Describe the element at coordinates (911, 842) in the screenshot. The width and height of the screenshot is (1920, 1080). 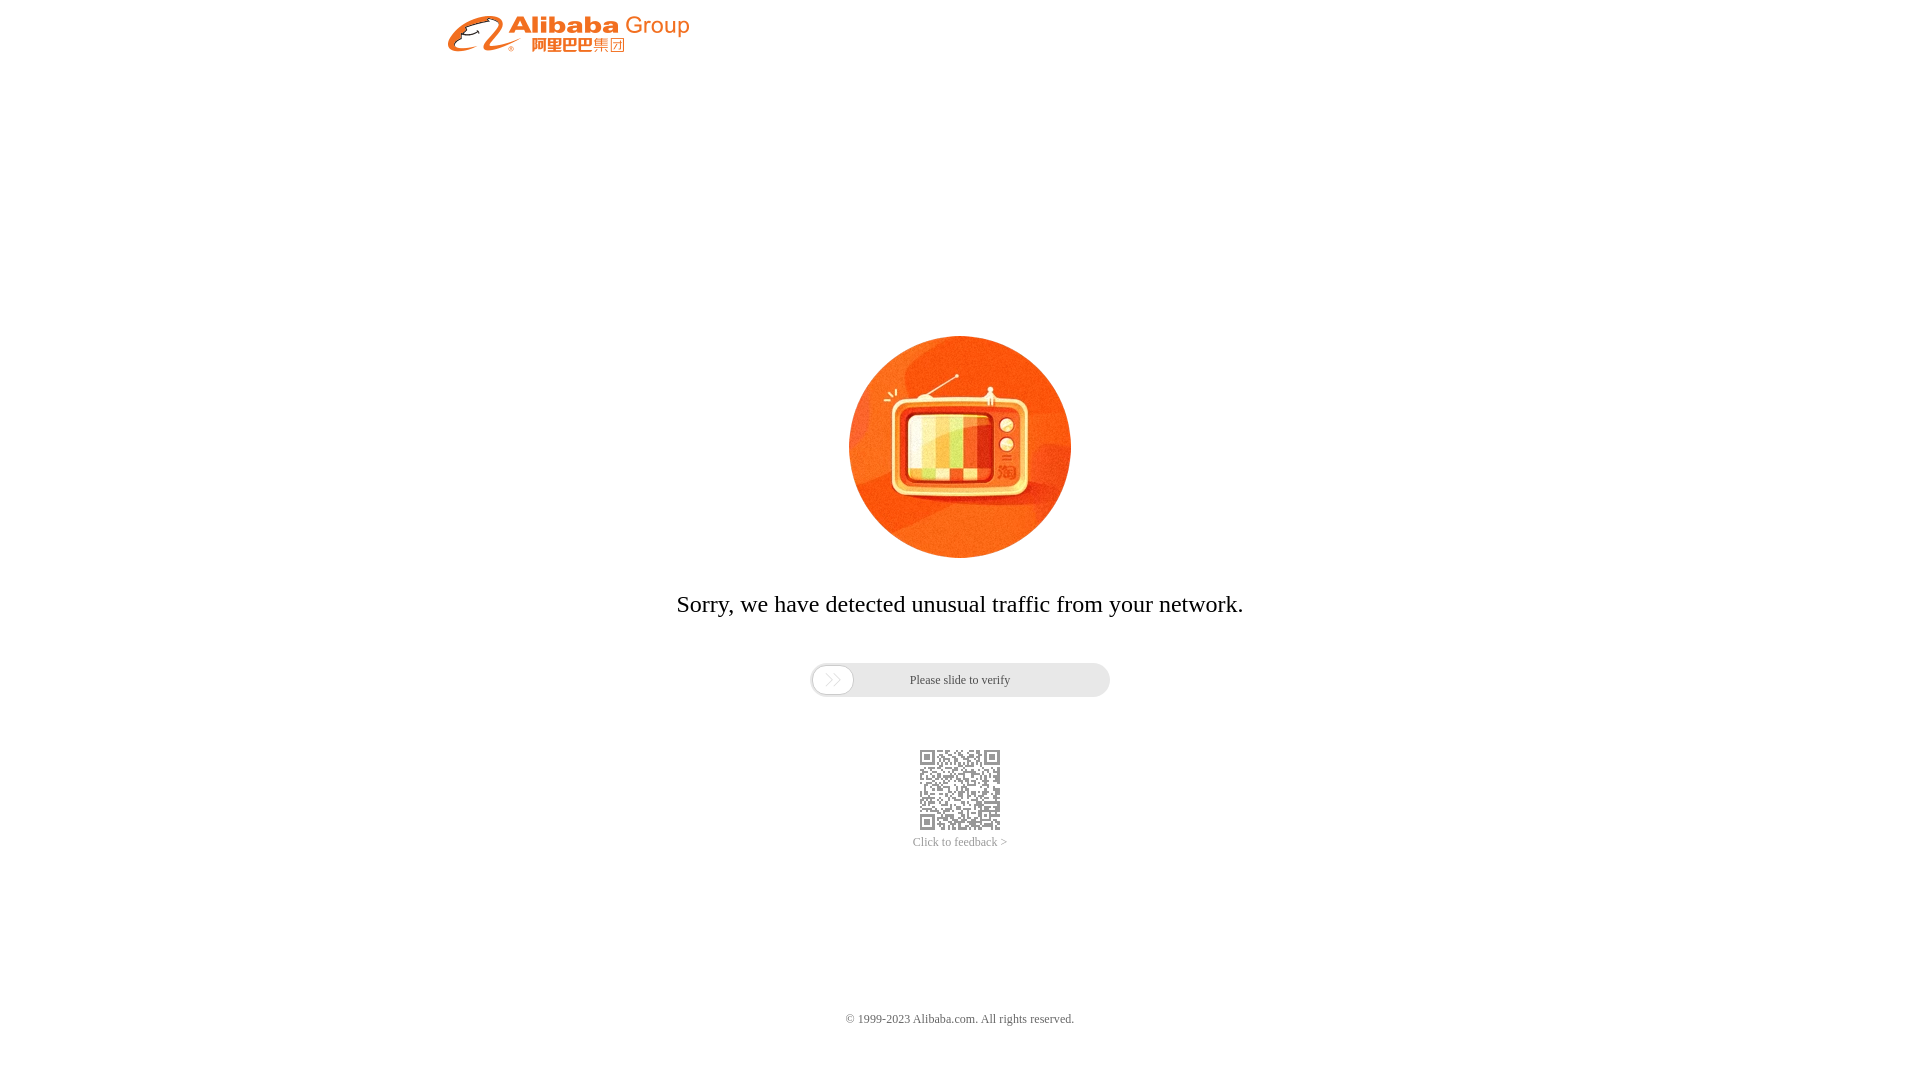
I see `'Click to feedback >'` at that location.